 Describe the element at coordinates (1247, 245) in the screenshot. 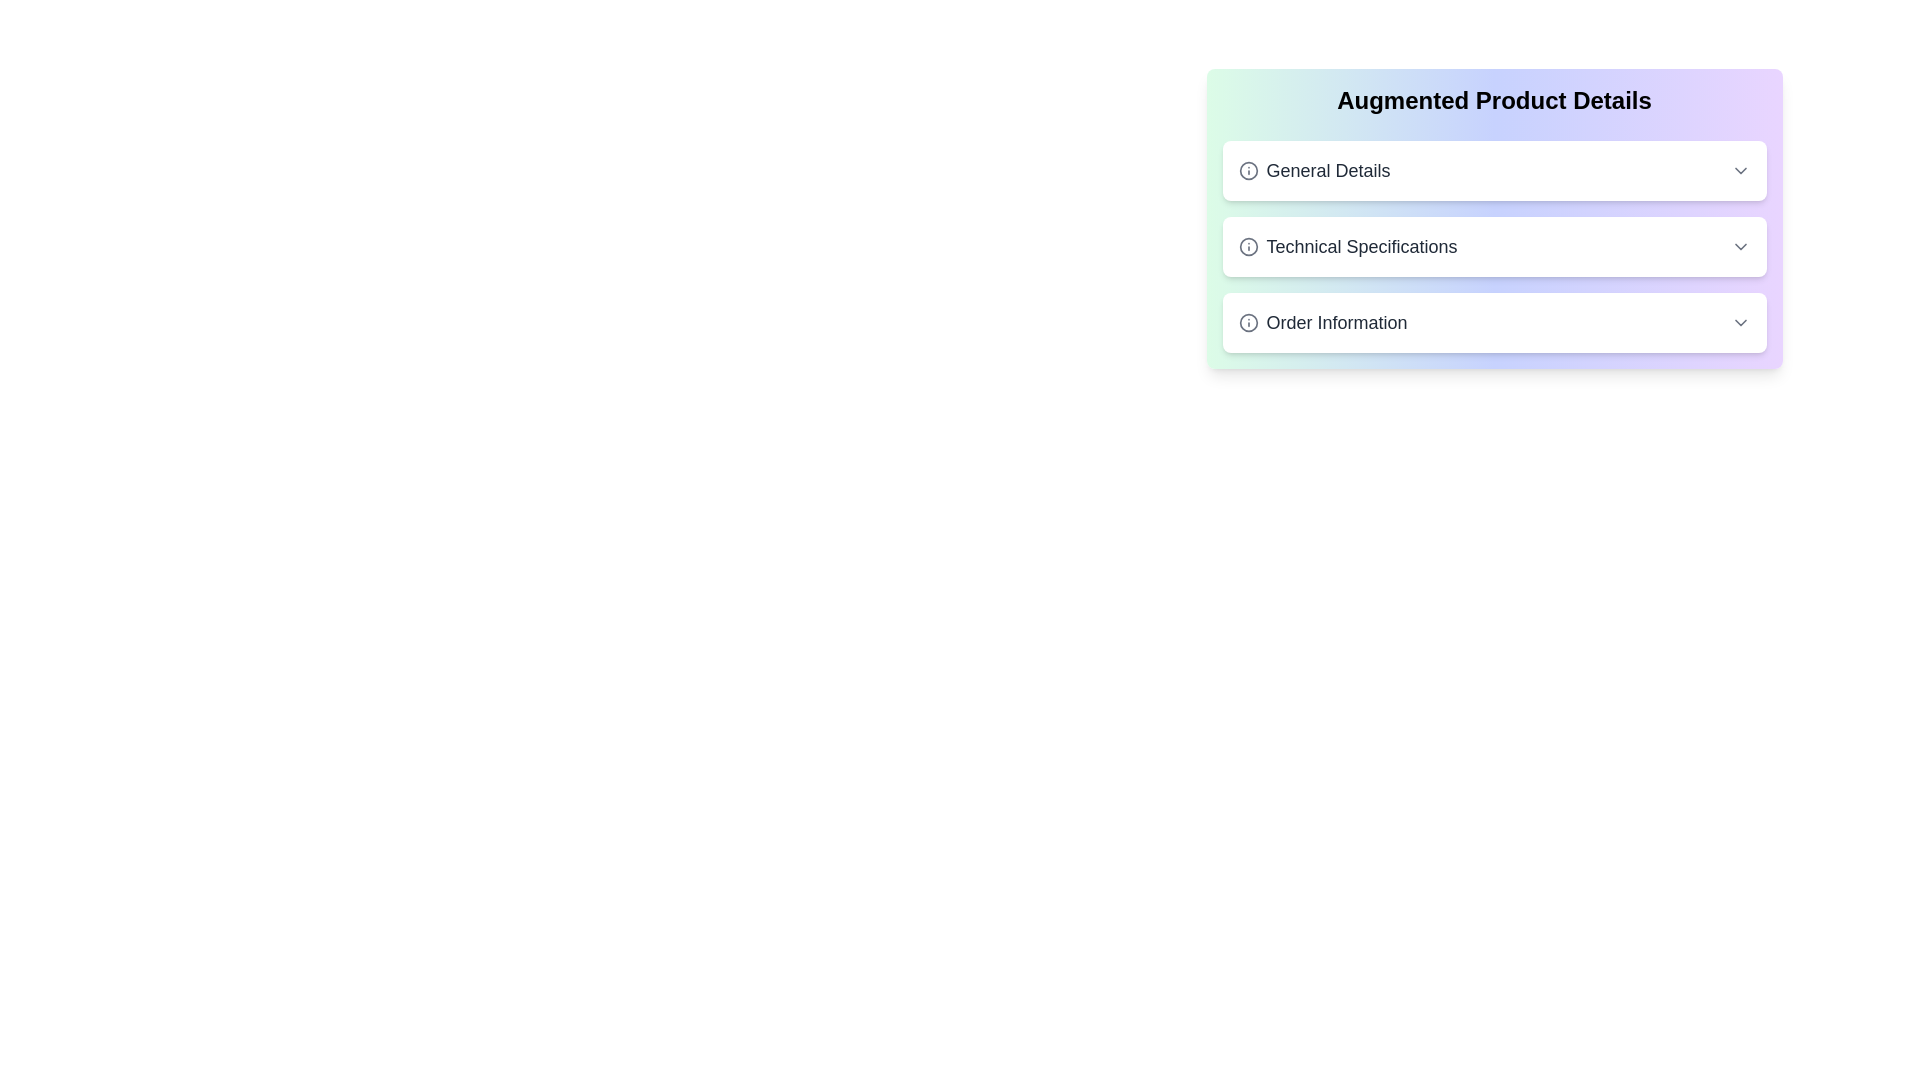

I see `the SVG Circle located in the second row of the accordion menu labeled 'Technical Specifications'` at that location.